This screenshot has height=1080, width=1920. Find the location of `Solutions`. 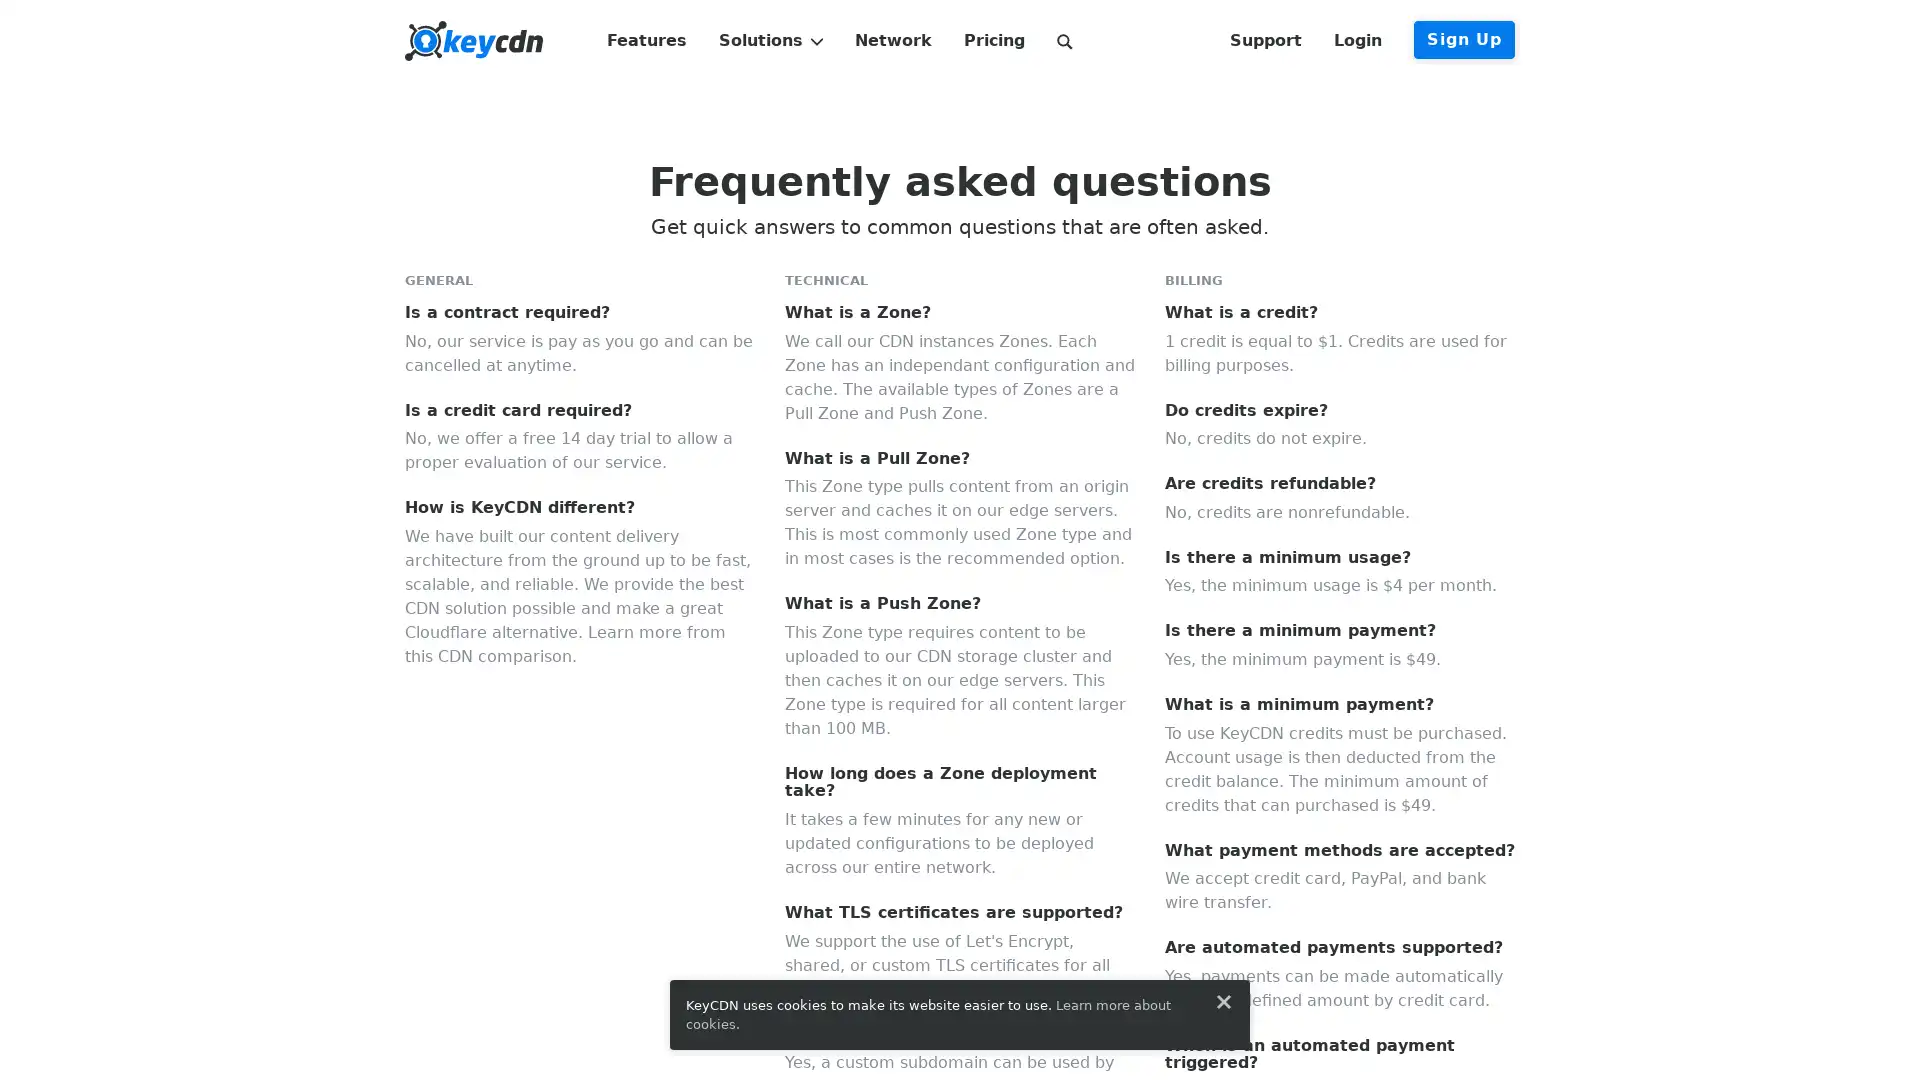

Solutions is located at coordinates (769, 41).